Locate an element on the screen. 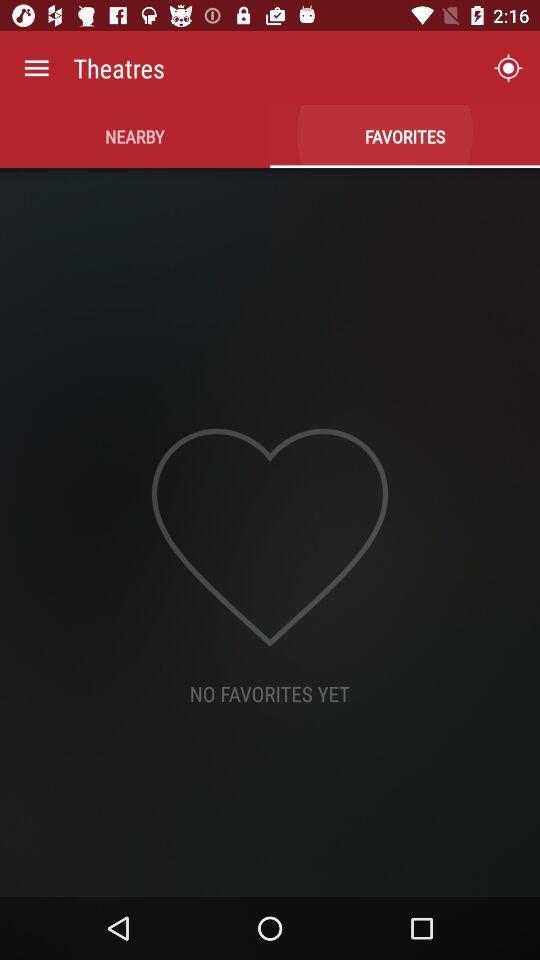 This screenshot has height=960, width=540. the item to the left of theatres icon is located at coordinates (36, 68).